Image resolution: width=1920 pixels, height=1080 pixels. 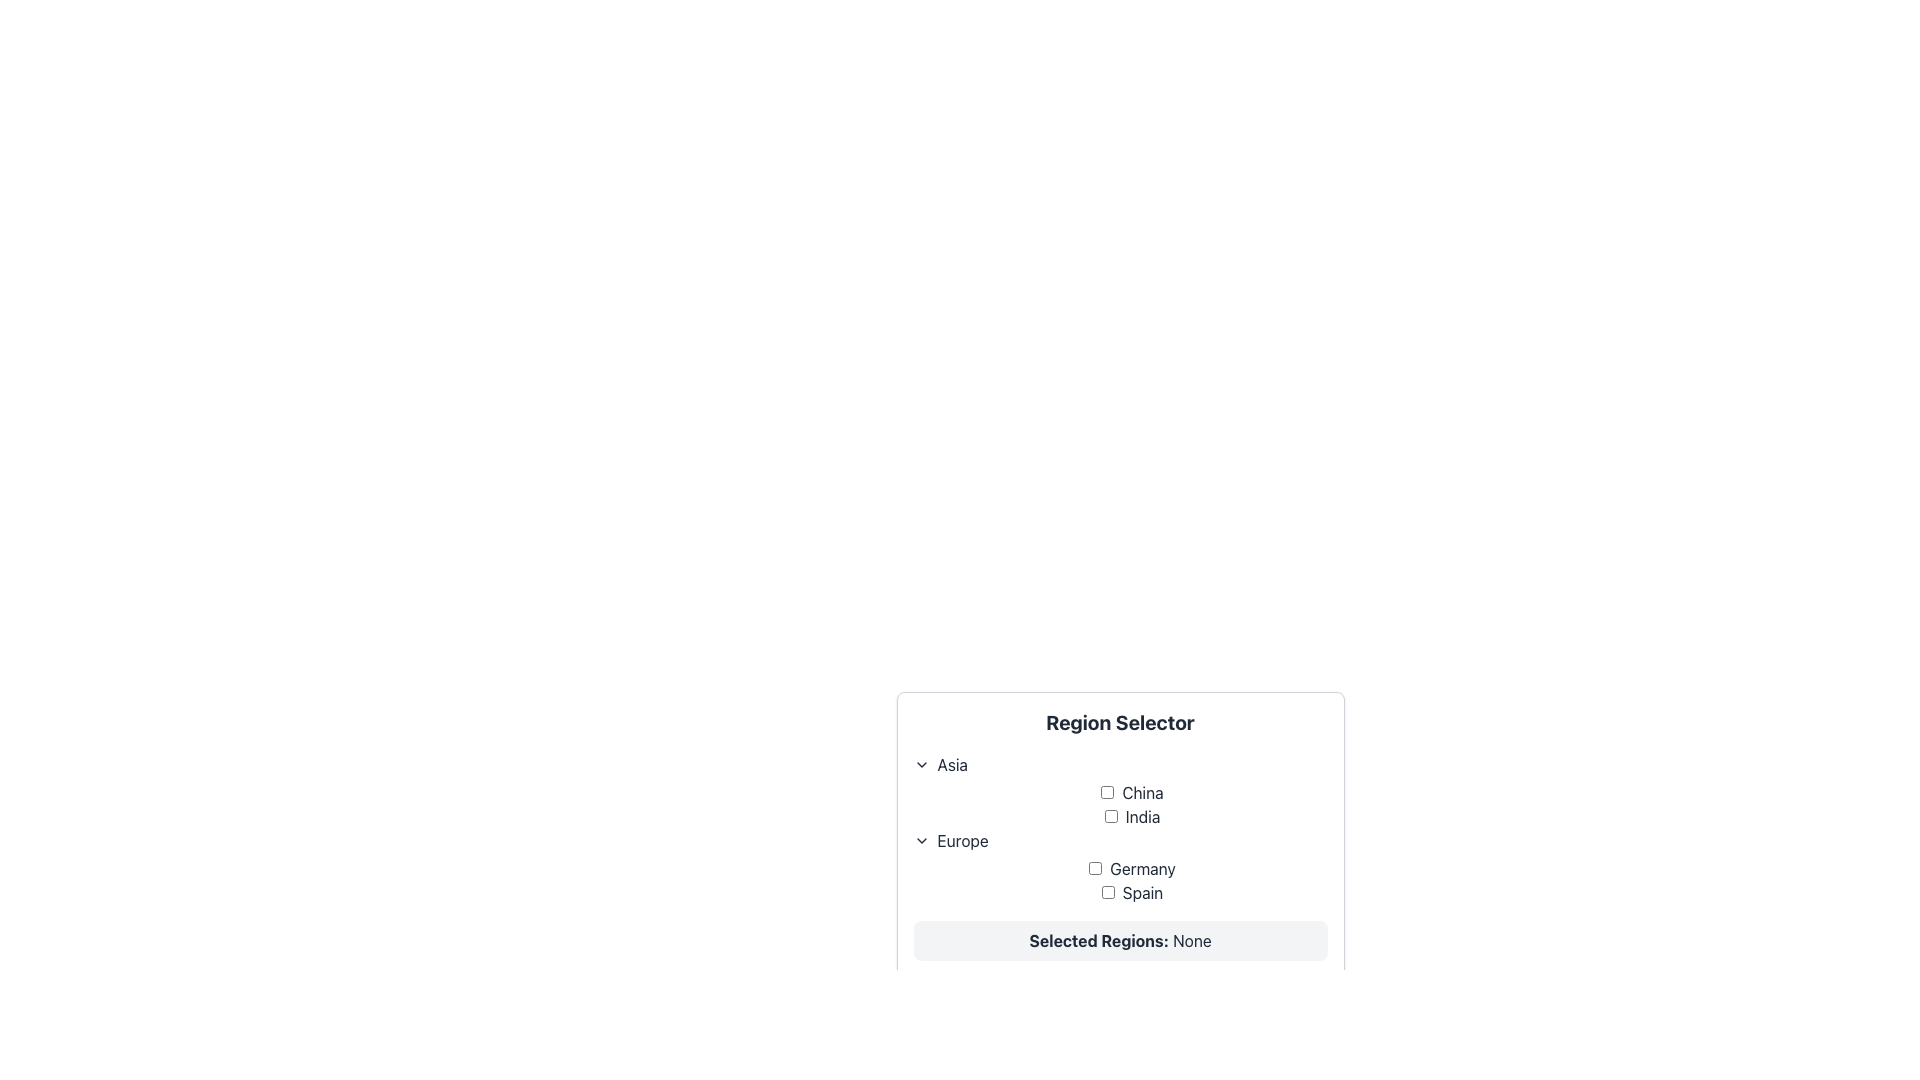 I want to click on the checkbox labeled 'Germany' located under the 'Europe' collapsible section in the region selector, so click(x=1120, y=866).